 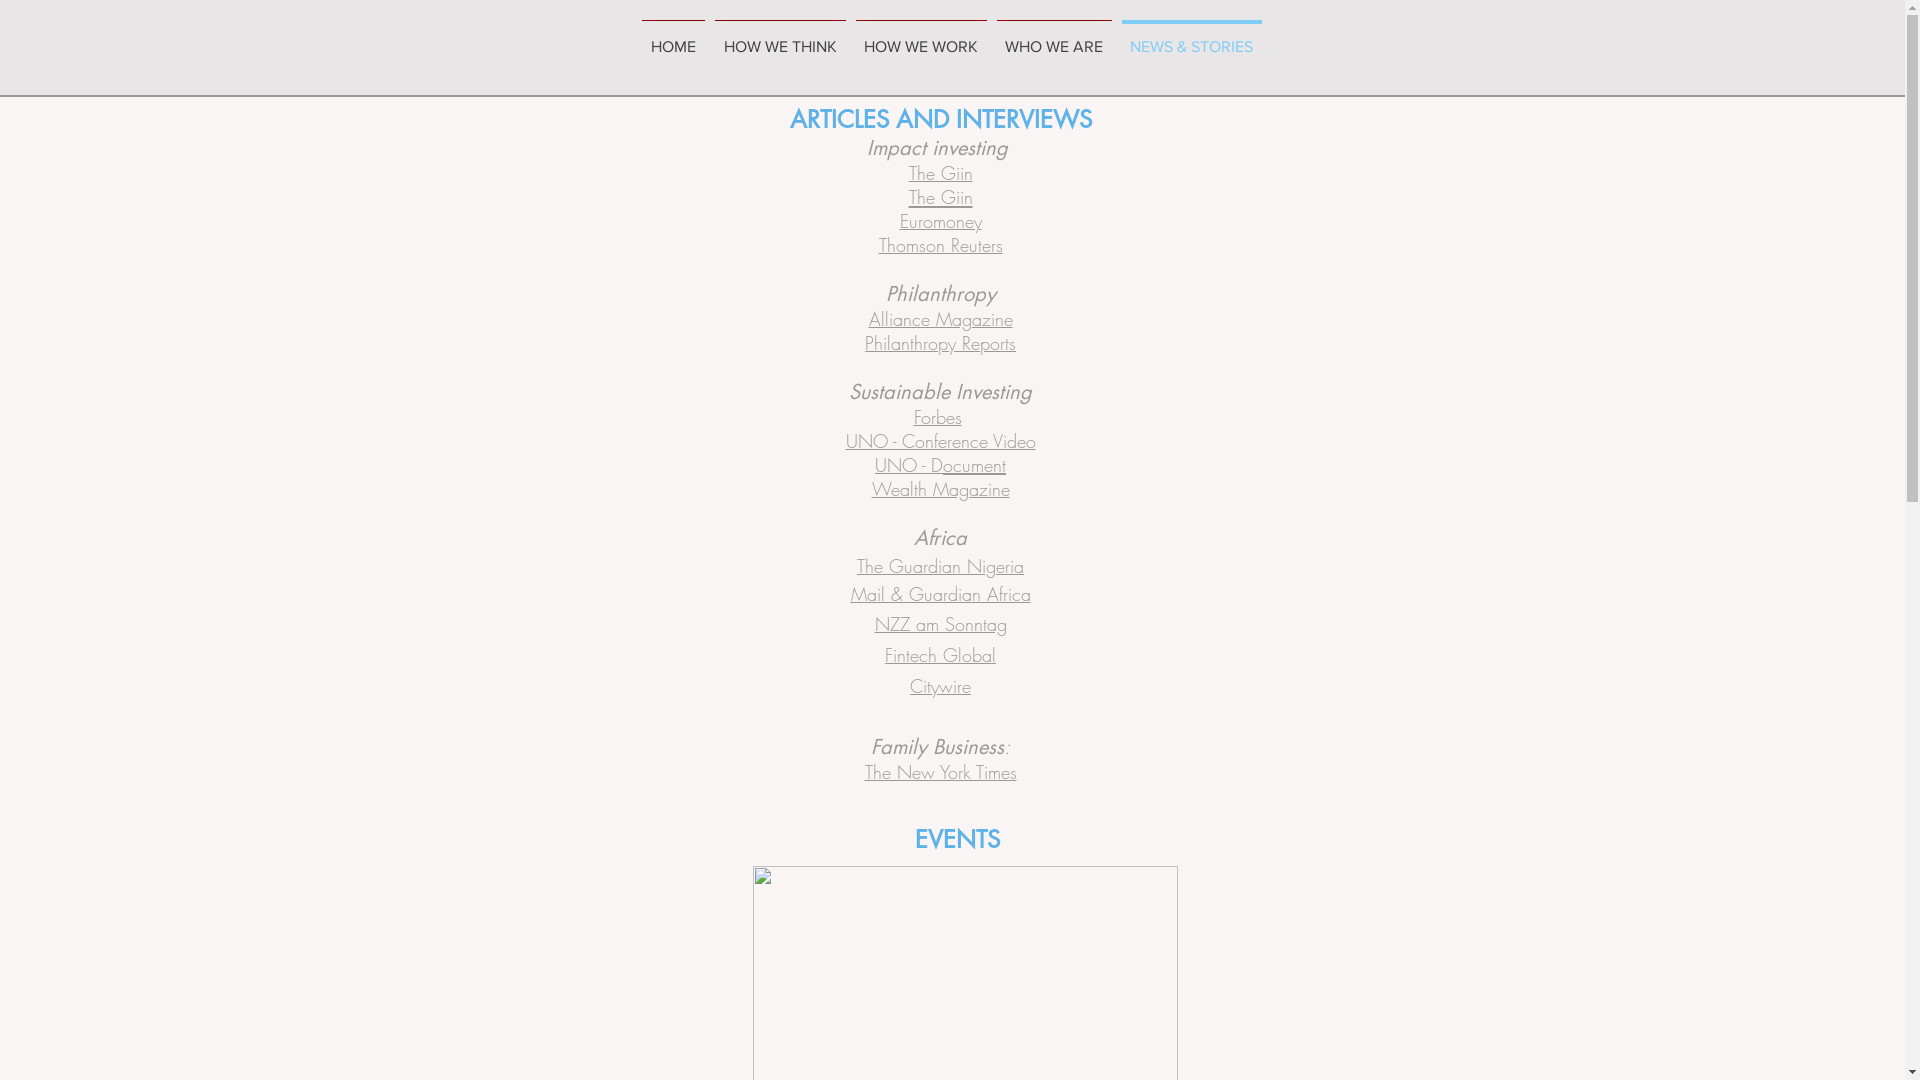 I want to click on 'The New York Times', so click(x=939, y=770).